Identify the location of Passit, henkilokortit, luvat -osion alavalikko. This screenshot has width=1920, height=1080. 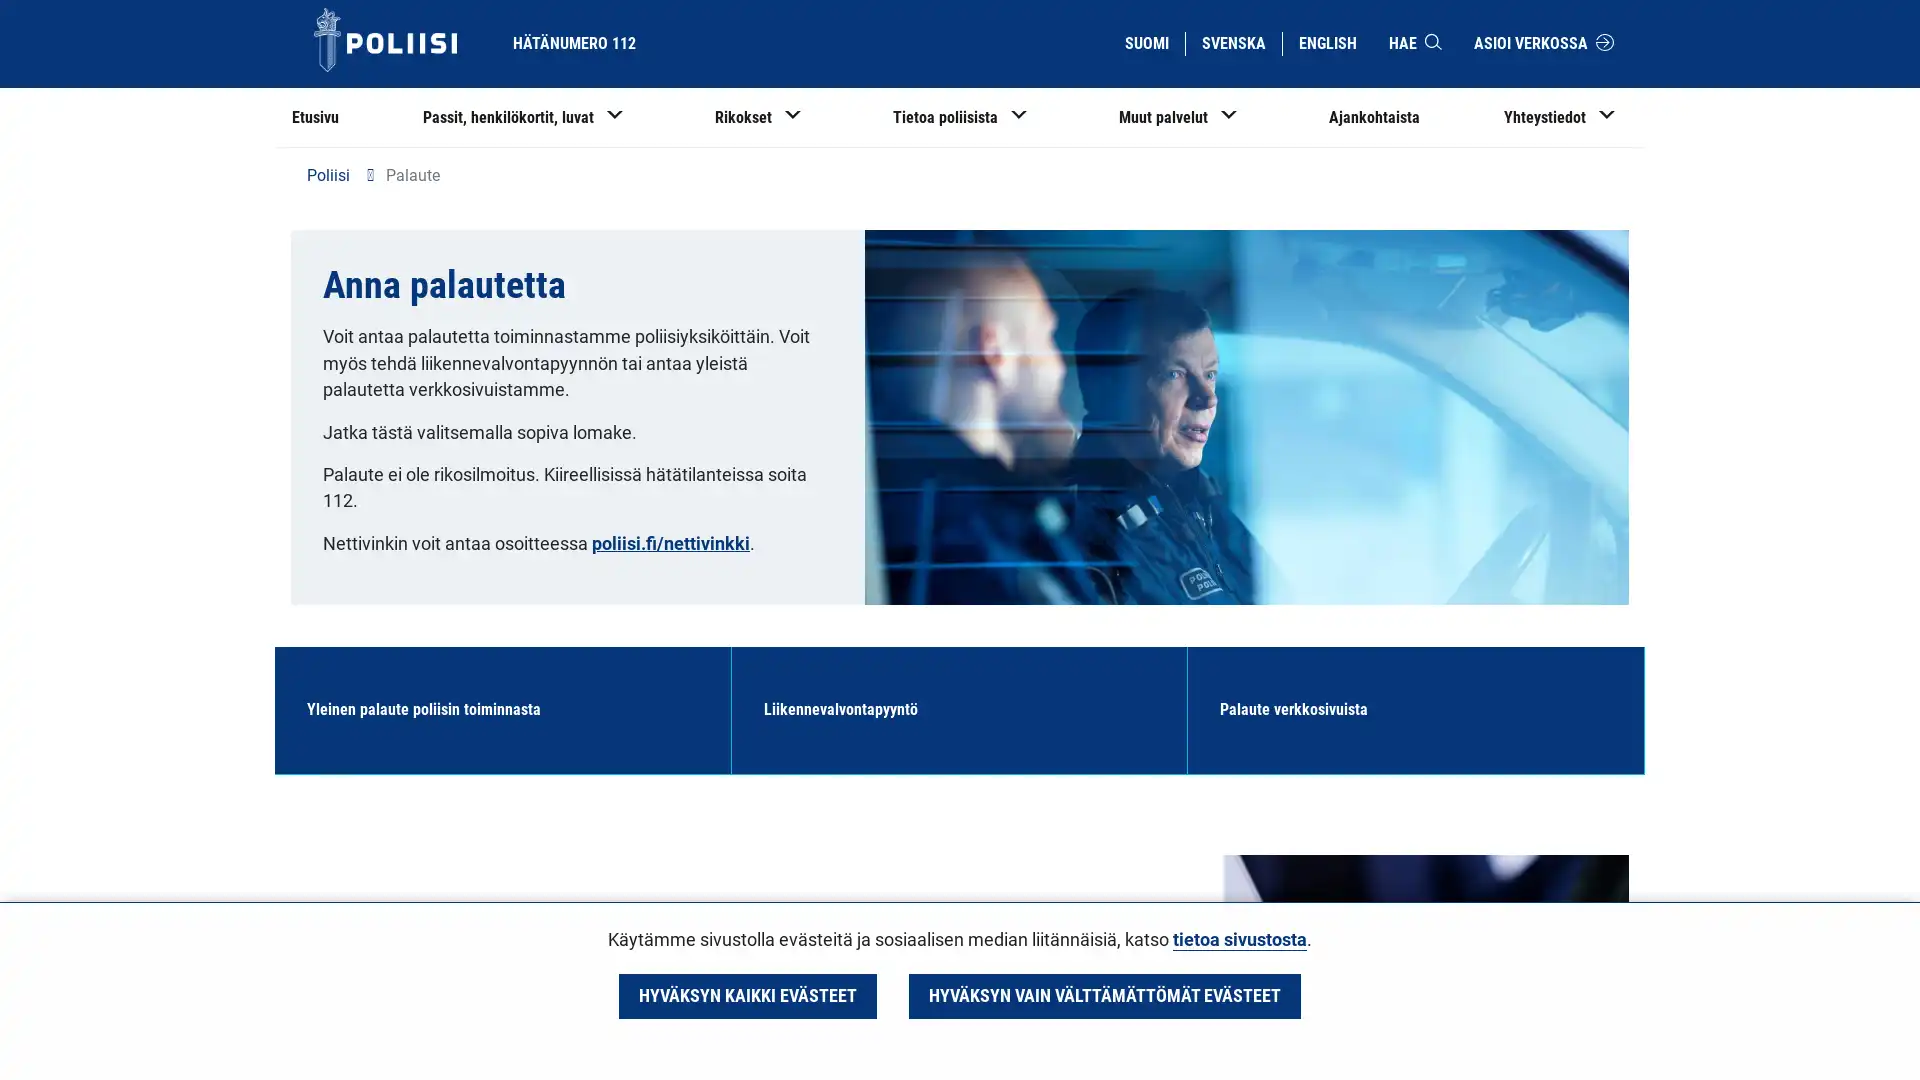
(628, 120).